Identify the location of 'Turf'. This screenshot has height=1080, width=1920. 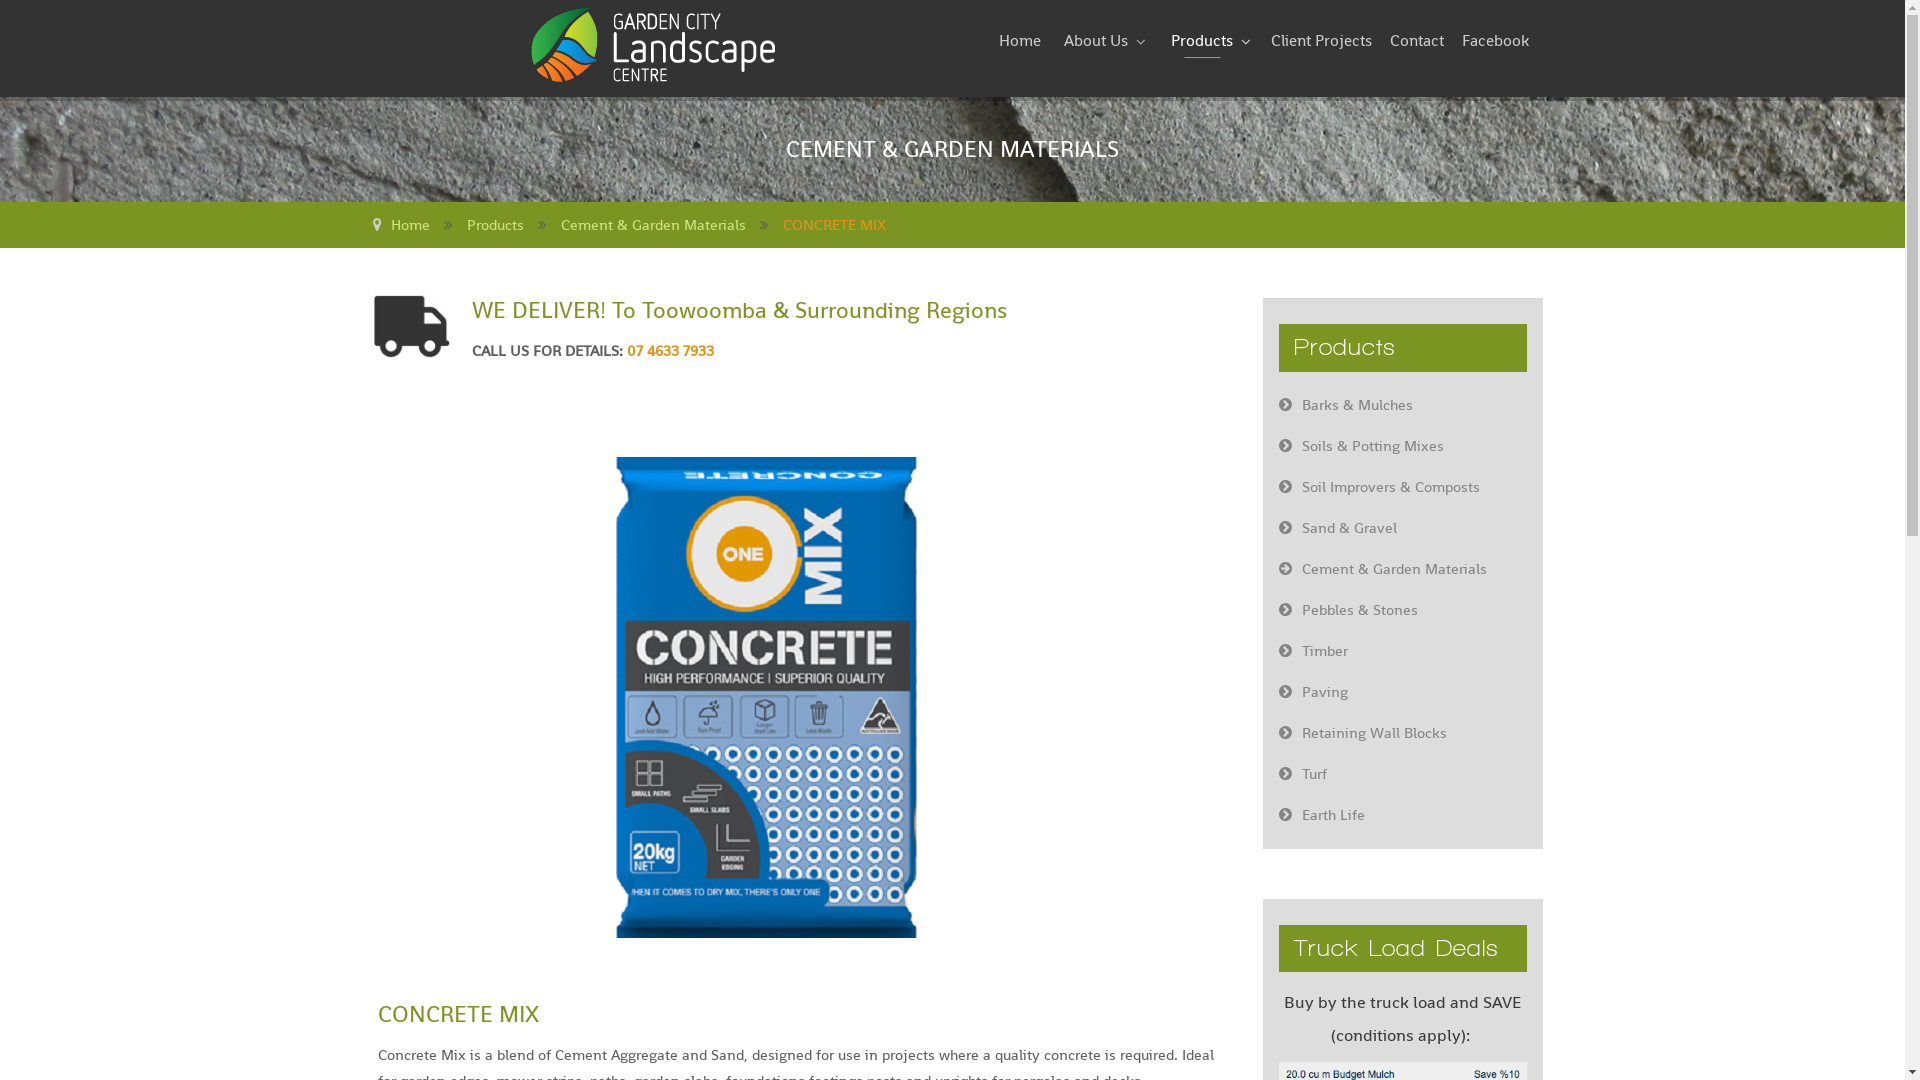
(1401, 773).